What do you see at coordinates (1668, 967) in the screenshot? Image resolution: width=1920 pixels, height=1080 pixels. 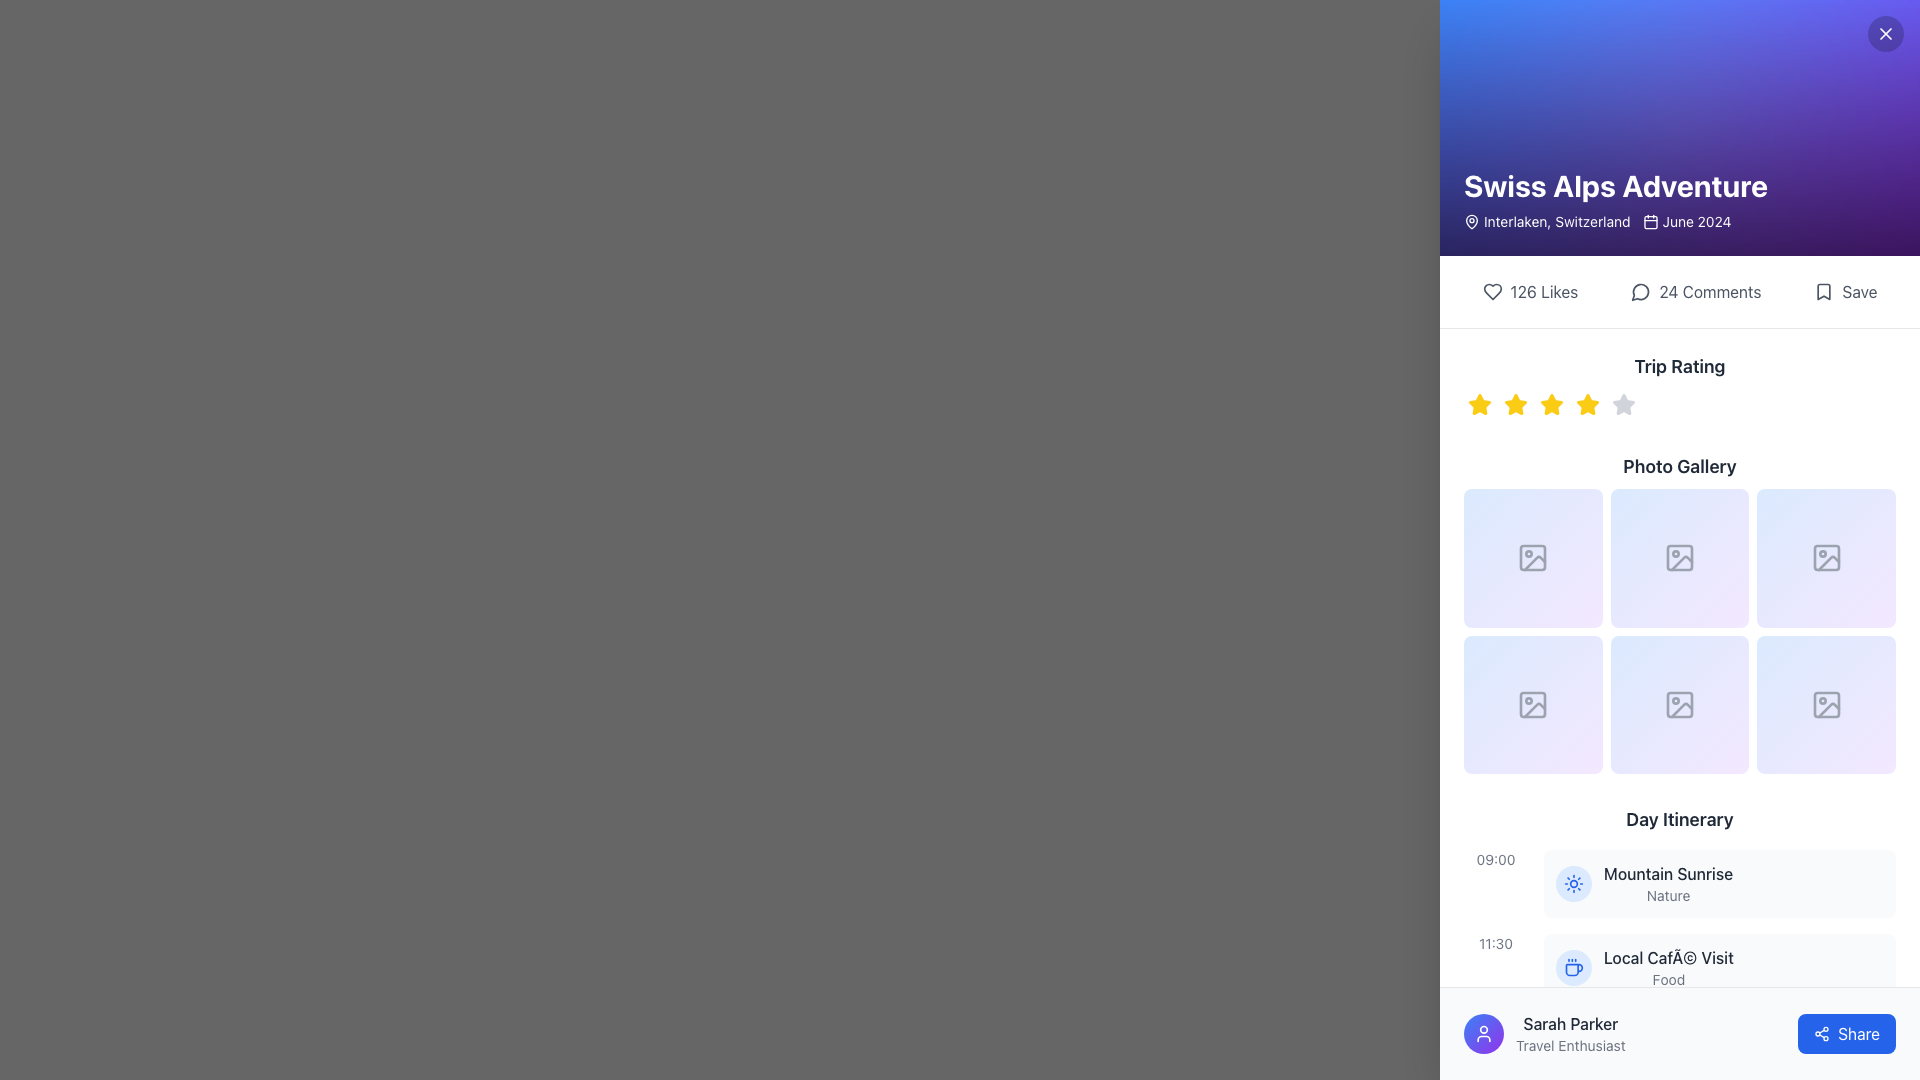 I see `the 'Local Café Visit' itinerary item in the Day Itinerary section` at bounding box center [1668, 967].